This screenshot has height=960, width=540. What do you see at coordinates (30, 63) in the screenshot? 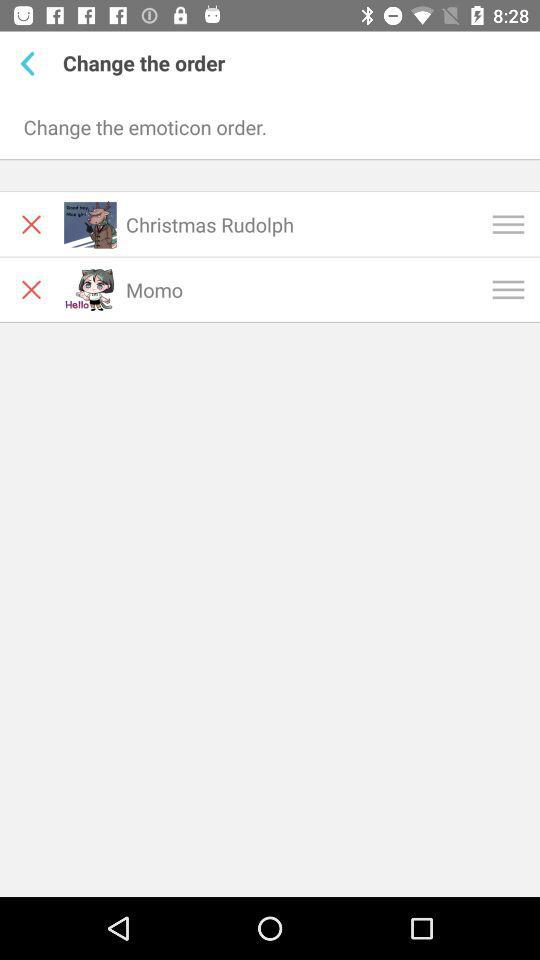
I see `item above the change the emoticon item` at bounding box center [30, 63].